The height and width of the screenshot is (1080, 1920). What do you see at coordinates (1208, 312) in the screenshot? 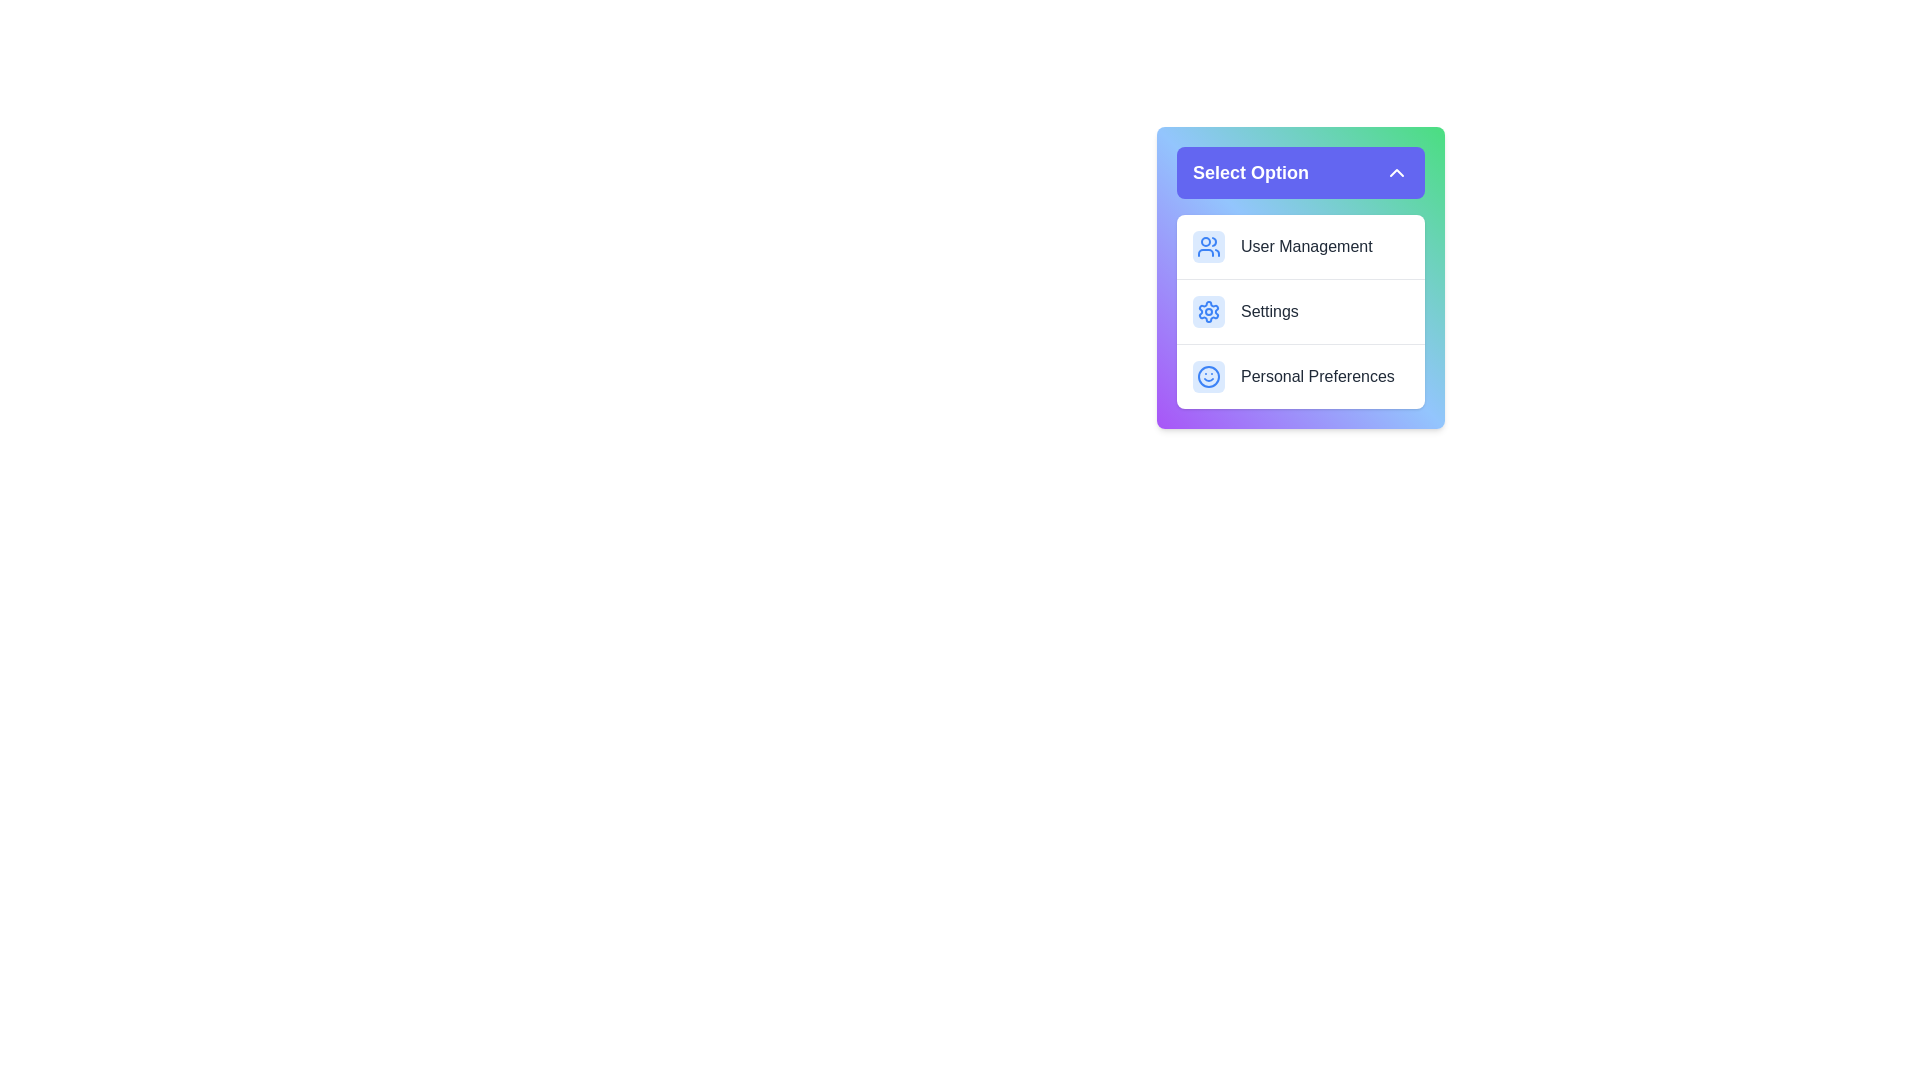
I see `the settings icon located in the dropdown menu below the 'Select Option' header` at bounding box center [1208, 312].